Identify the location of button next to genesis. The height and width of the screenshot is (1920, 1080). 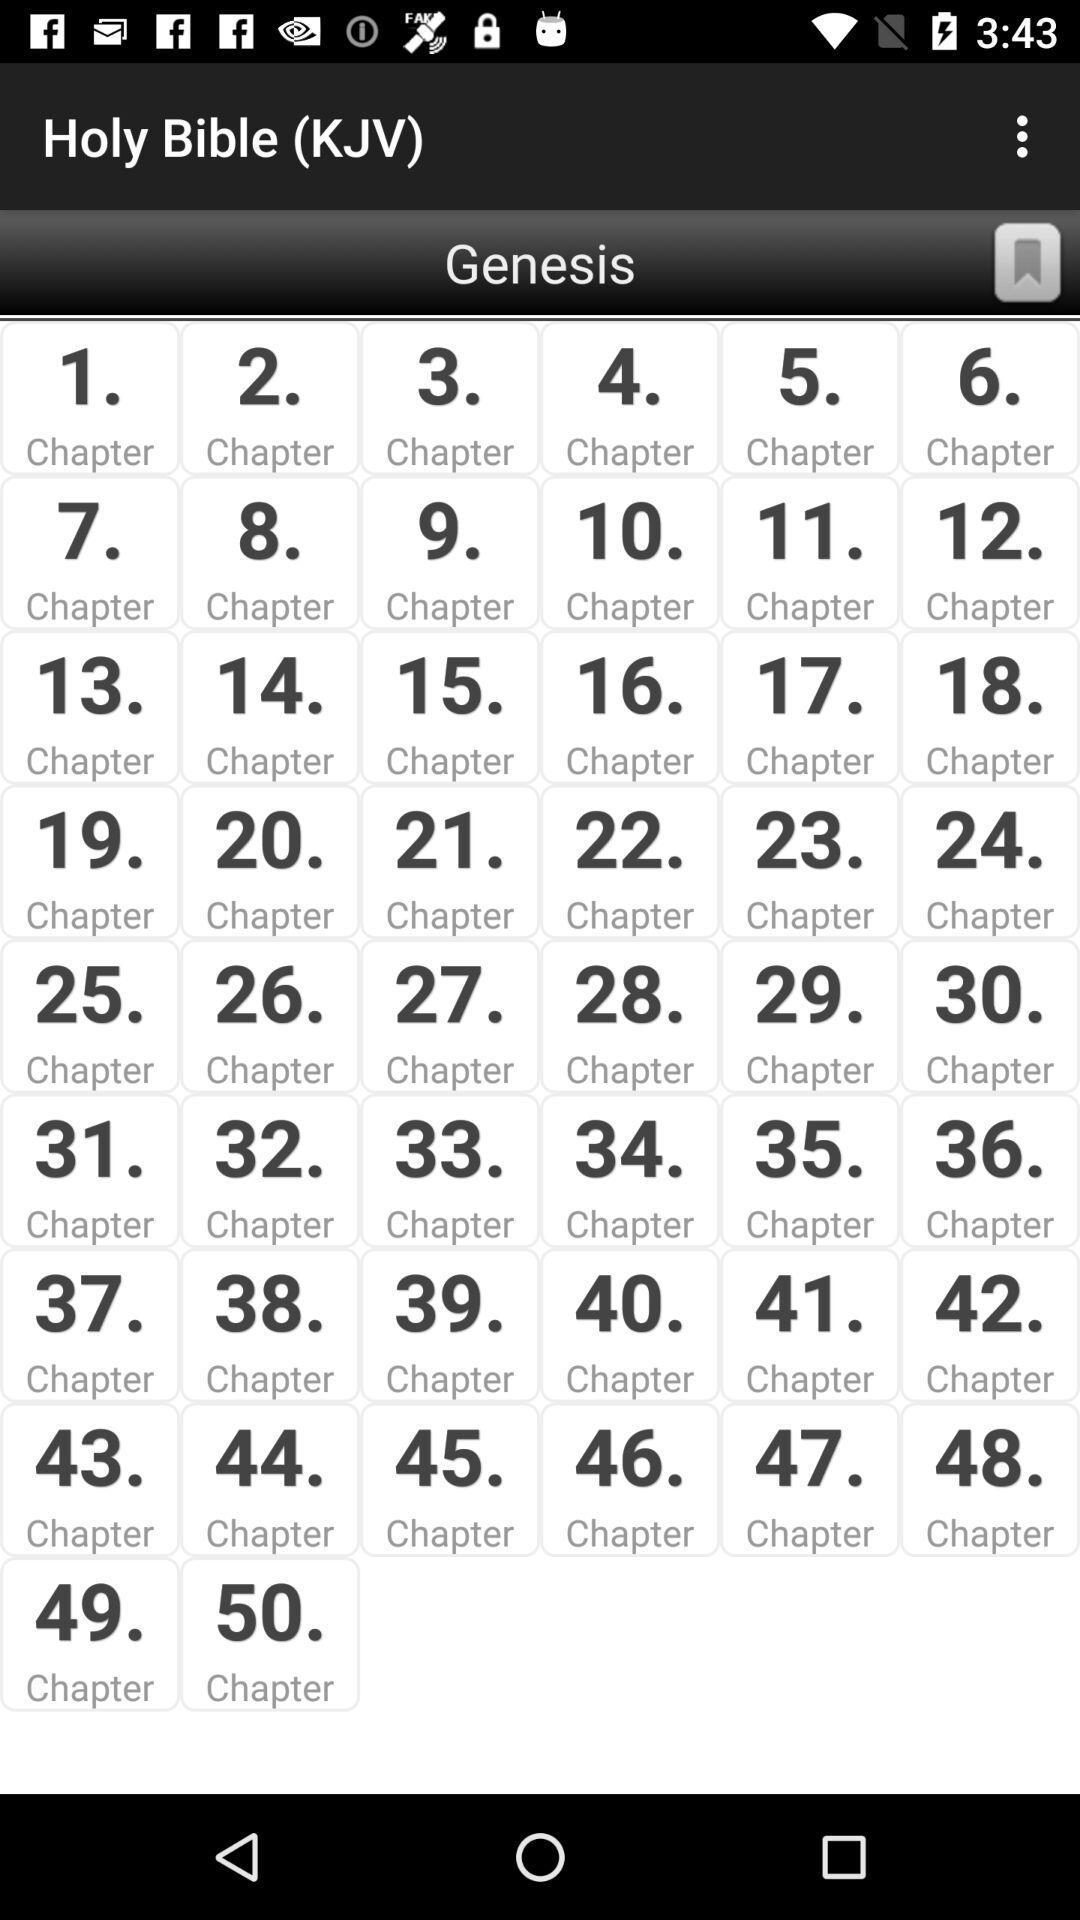
(1027, 261).